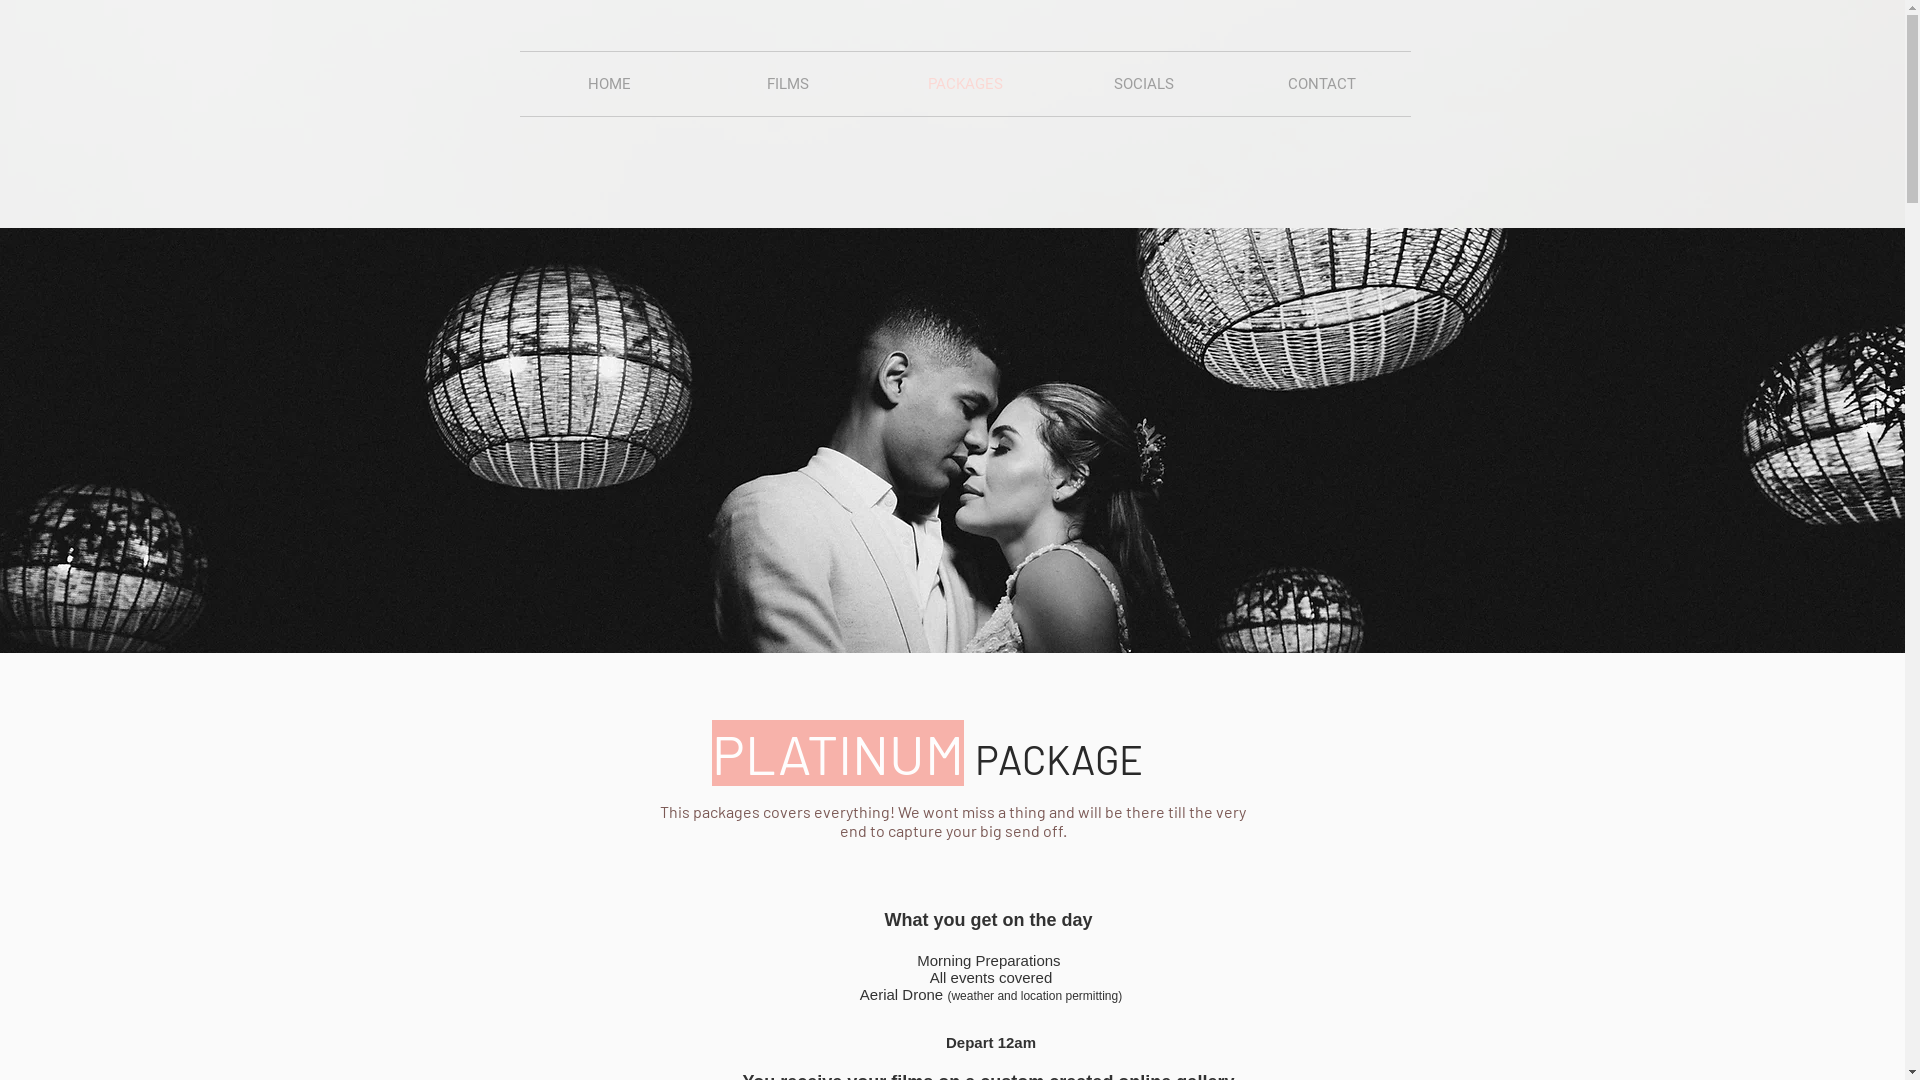  Describe the element at coordinates (786, 83) in the screenshot. I see `'FILMS'` at that location.